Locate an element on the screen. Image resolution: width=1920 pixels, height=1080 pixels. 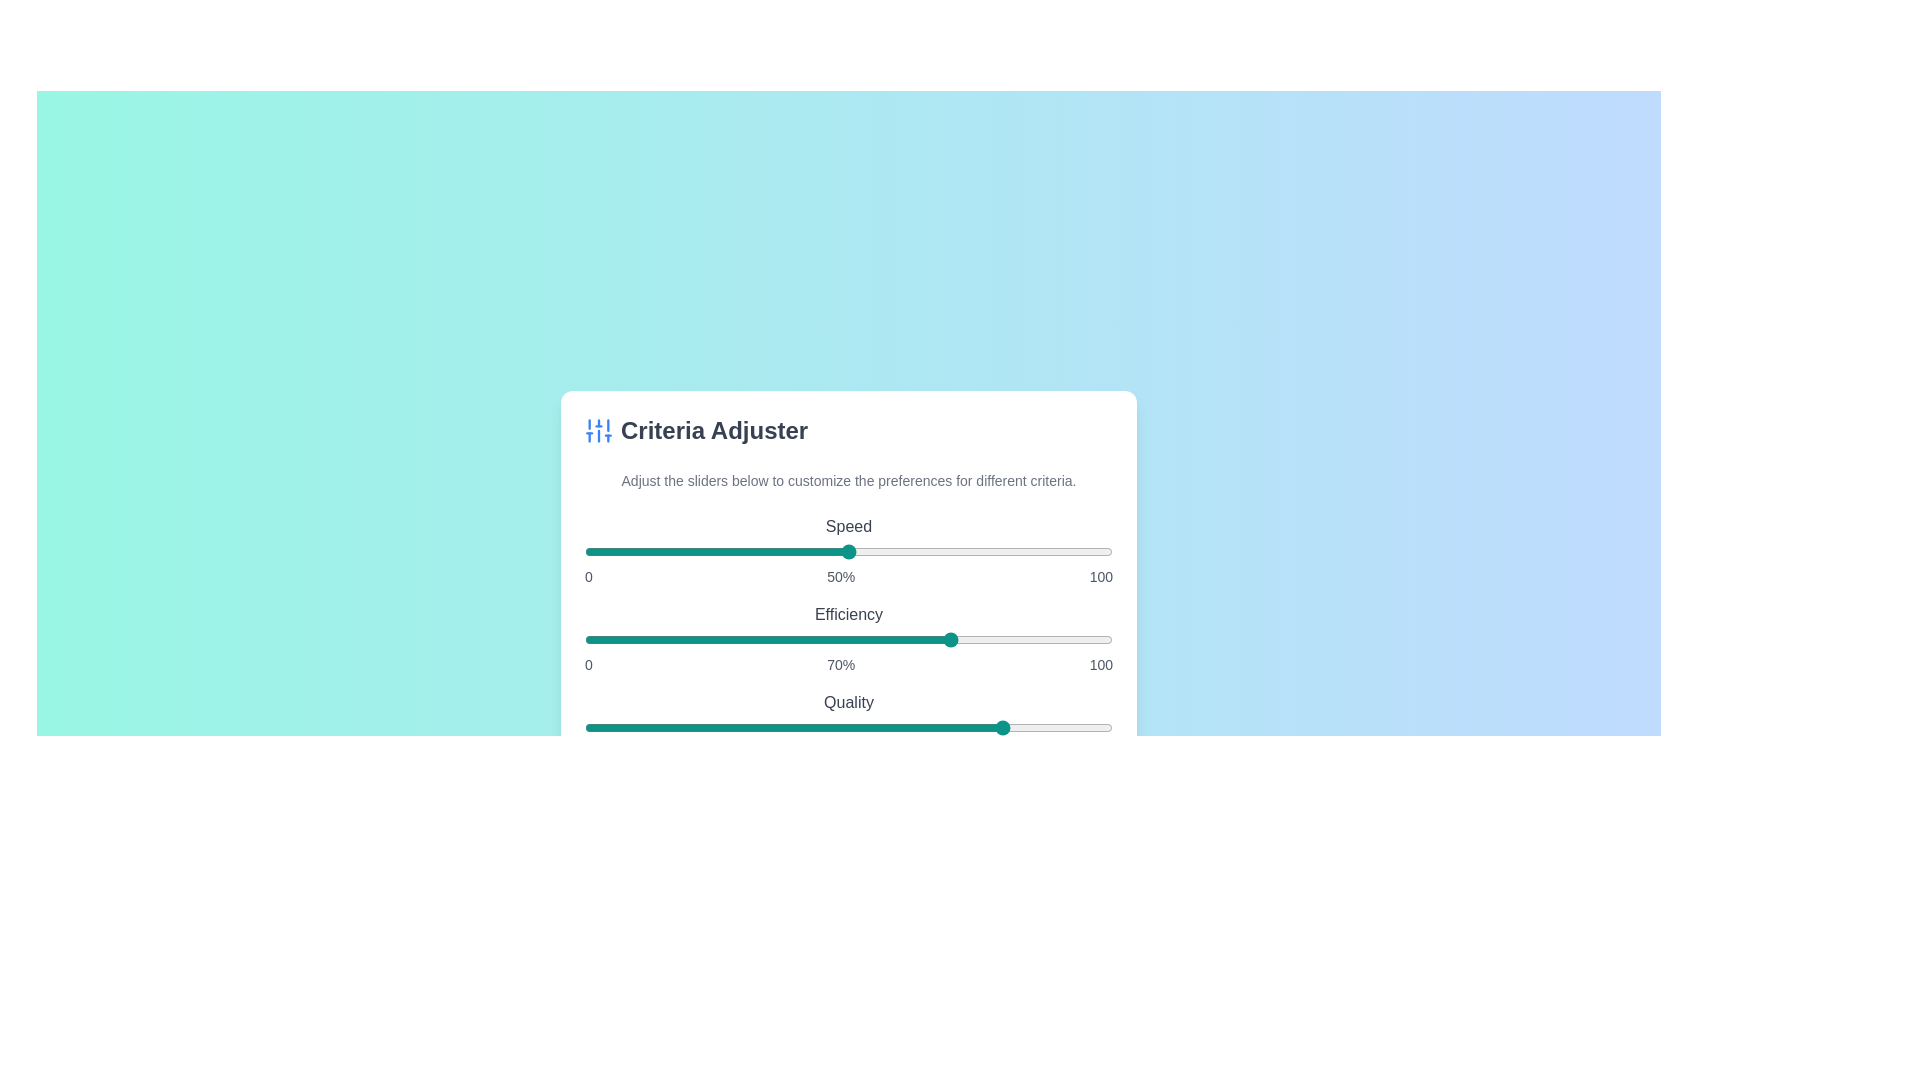
the label of the slider to interact with its text is located at coordinates (849, 526).